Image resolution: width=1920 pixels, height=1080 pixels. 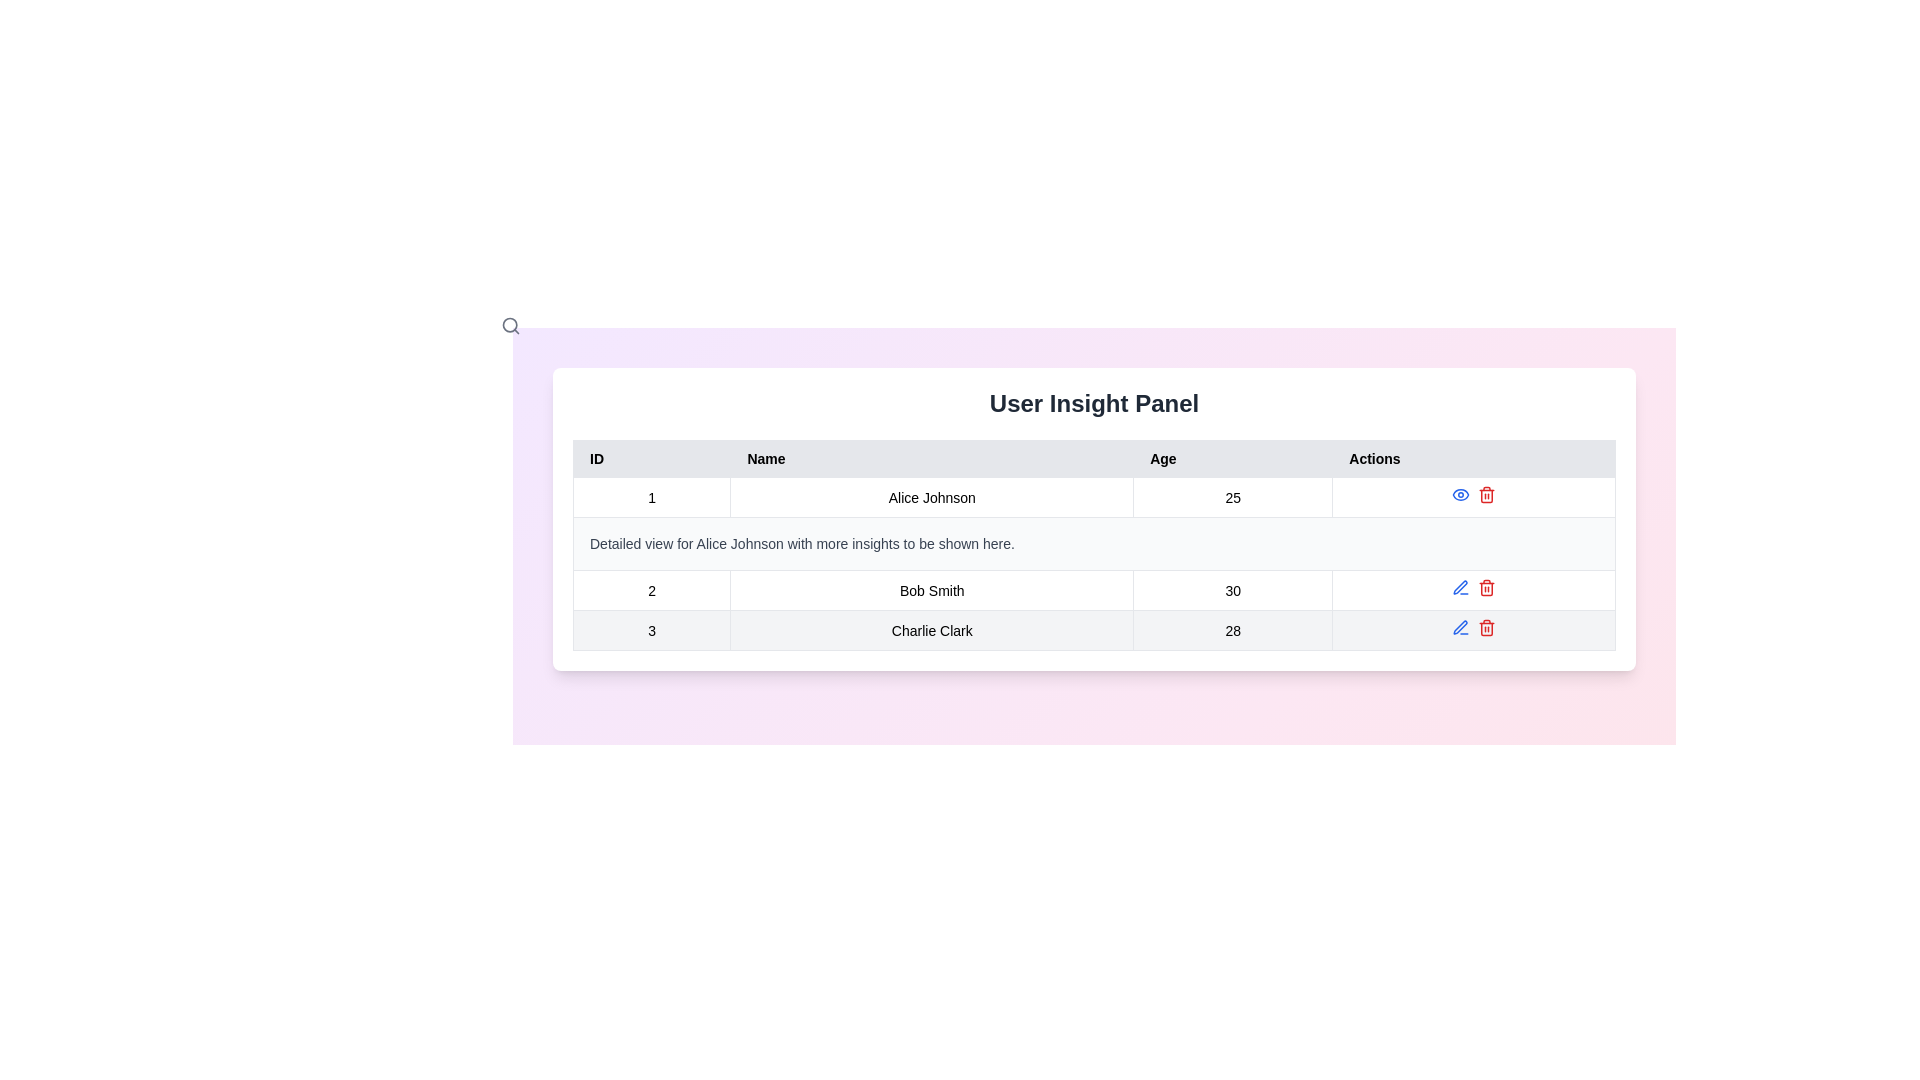 What do you see at coordinates (1461, 586) in the screenshot?
I see `the Icon button in the 'Actions' column for user 'Bob Smith', which allows editing of associated data` at bounding box center [1461, 586].